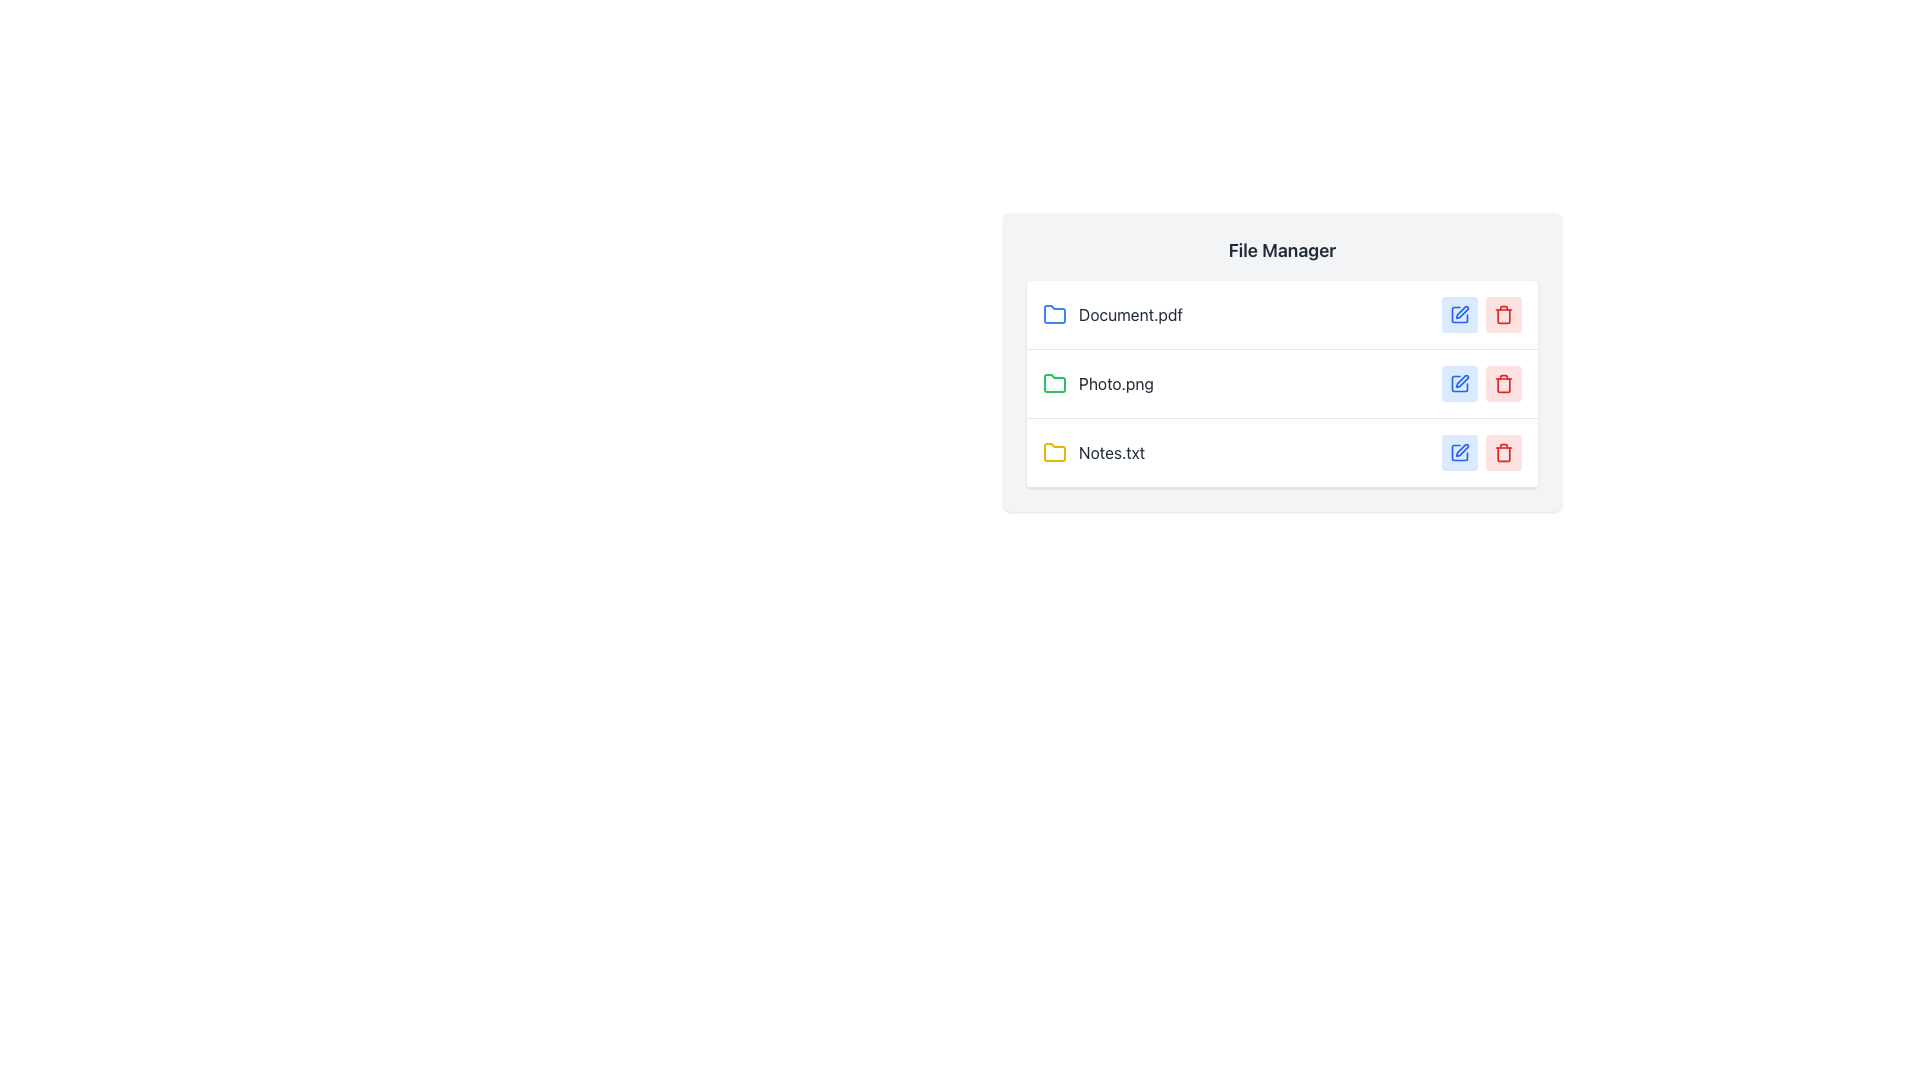 The height and width of the screenshot is (1080, 1920). I want to click on the text label displaying the file name 'Notes.txt' in the file manager interface, which is the last item in a column of three items, so click(1111, 452).